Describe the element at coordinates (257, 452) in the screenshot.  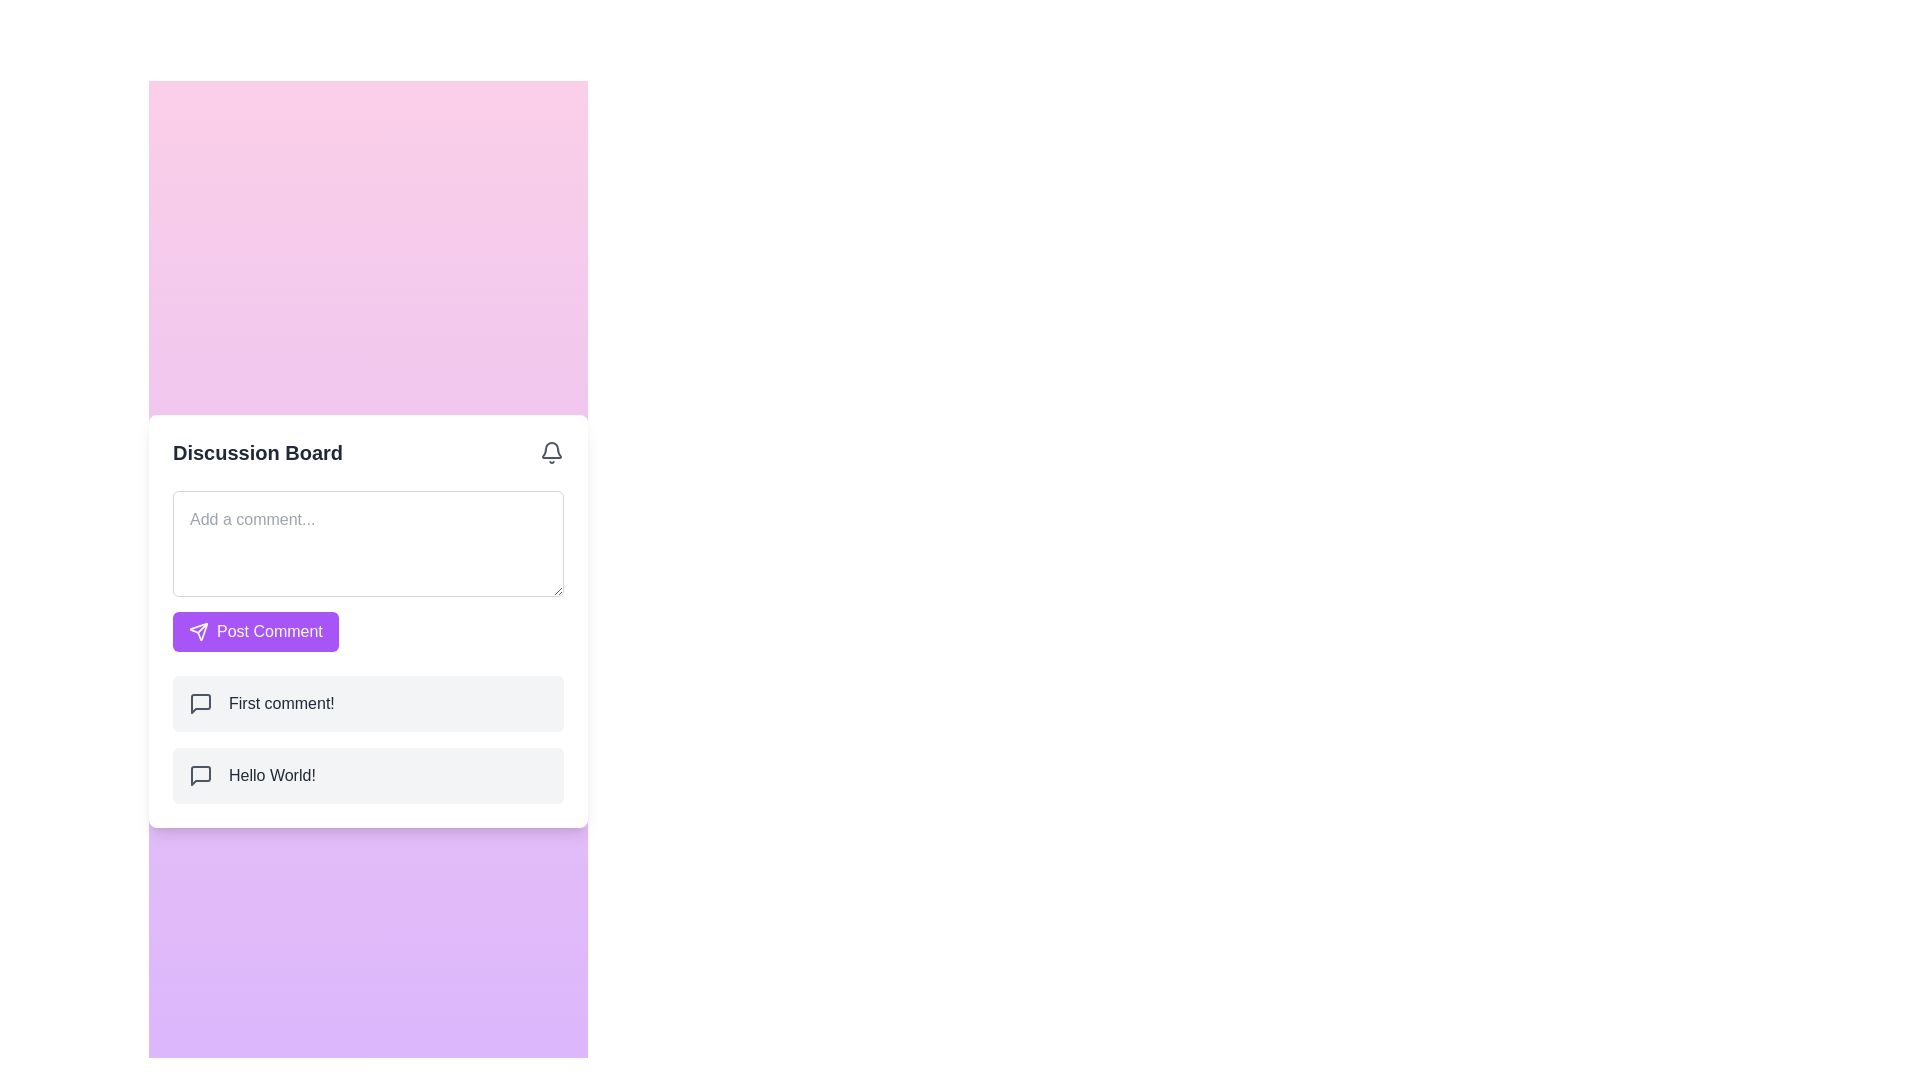
I see `the Text Label that serves as a section header for the discussion board feature, positioned at the far left edge in the top row above the input field for comments` at that location.